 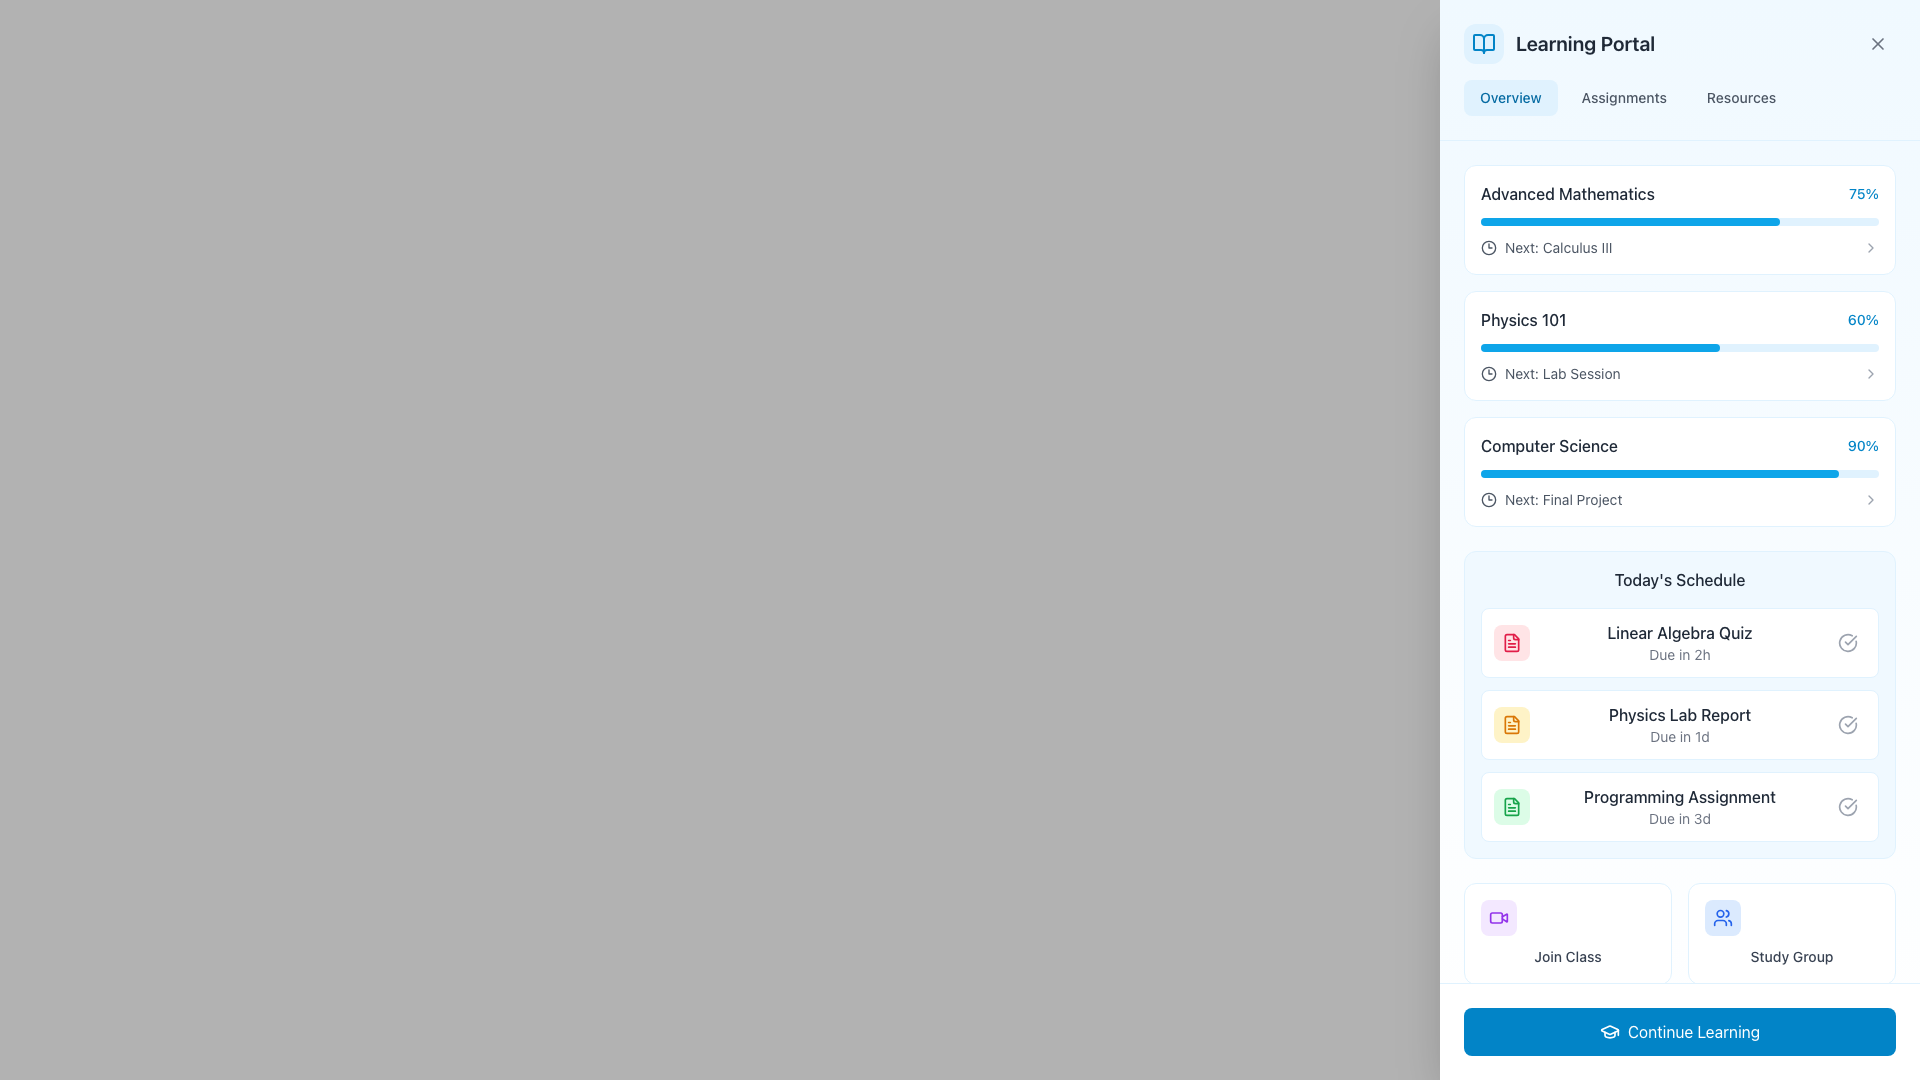 What do you see at coordinates (1488, 499) in the screenshot?
I see `the circular clock icon with black outline located to the left of the text 'Next: Final Project' in the 'Computer Science' card` at bounding box center [1488, 499].